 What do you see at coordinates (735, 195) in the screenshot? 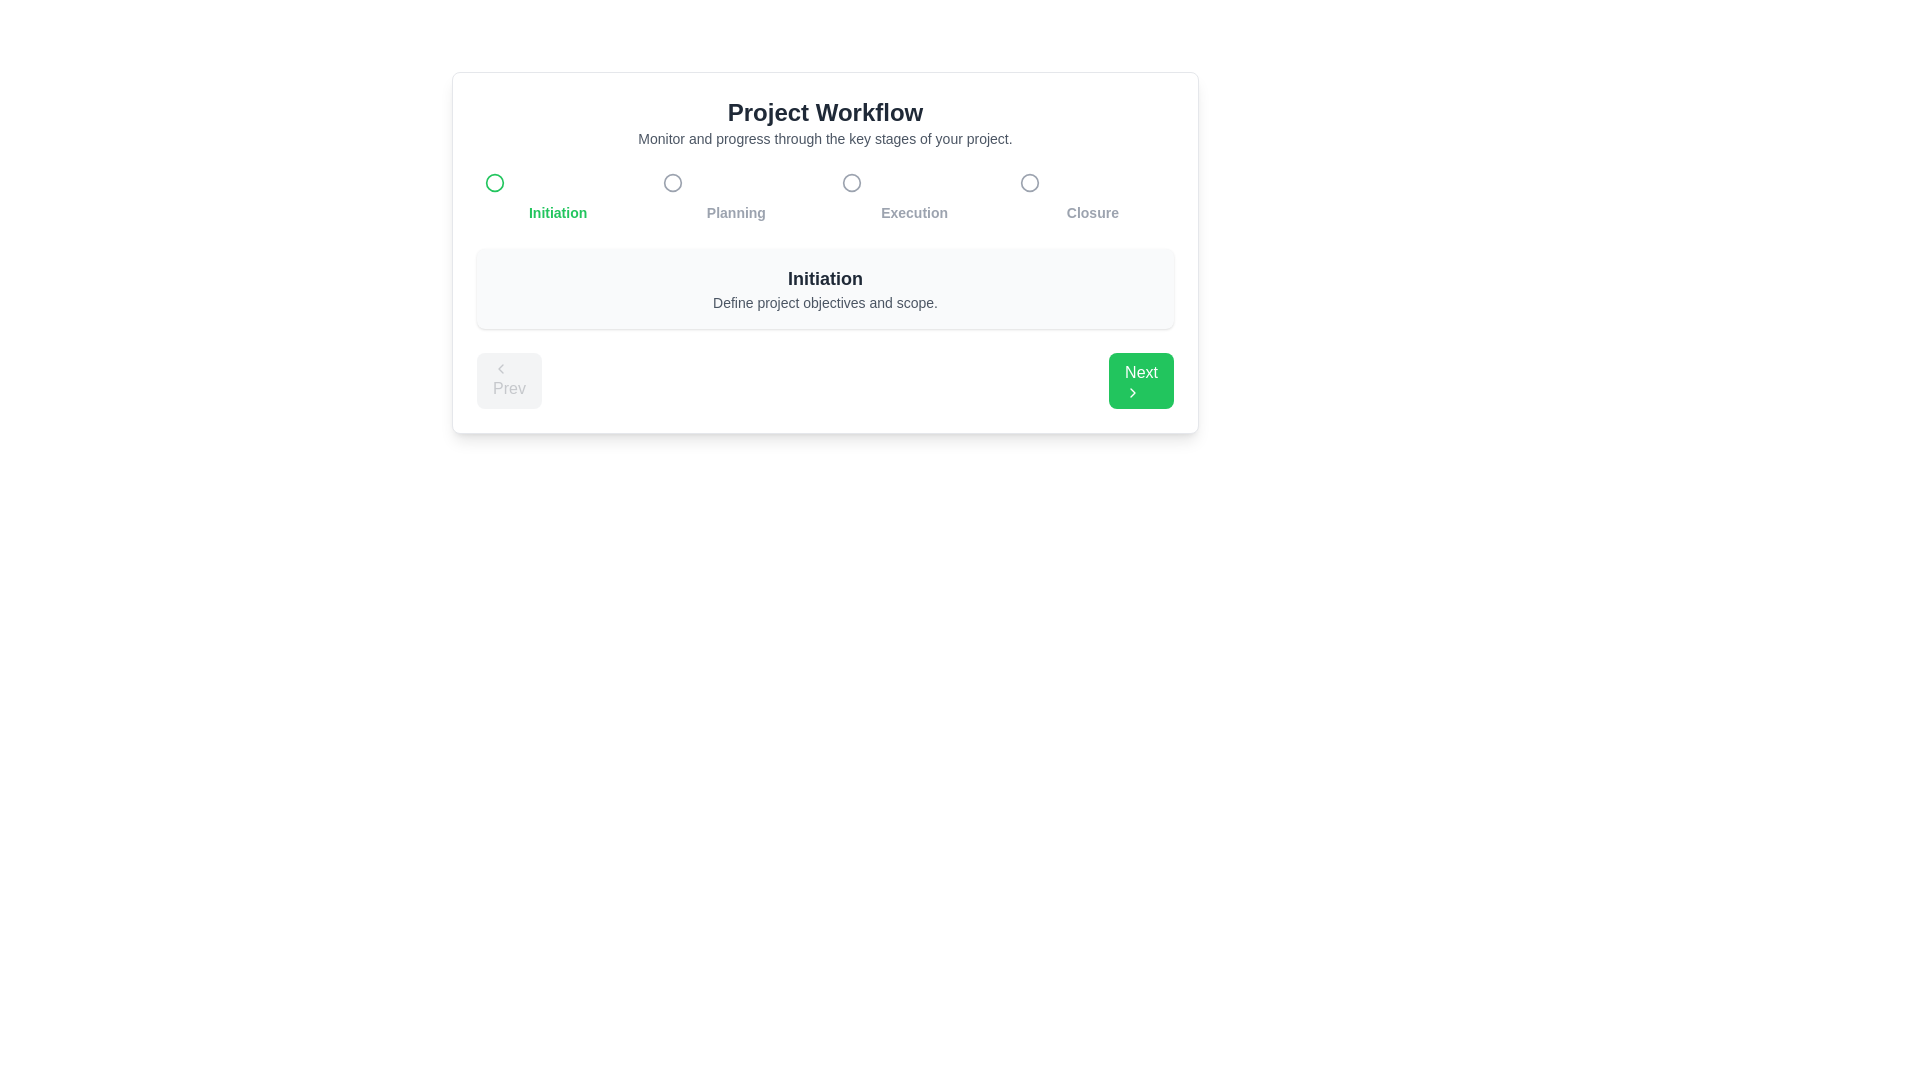
I see `the milestone titled Planning by clicking on its title` at bounding box center [735, 195].